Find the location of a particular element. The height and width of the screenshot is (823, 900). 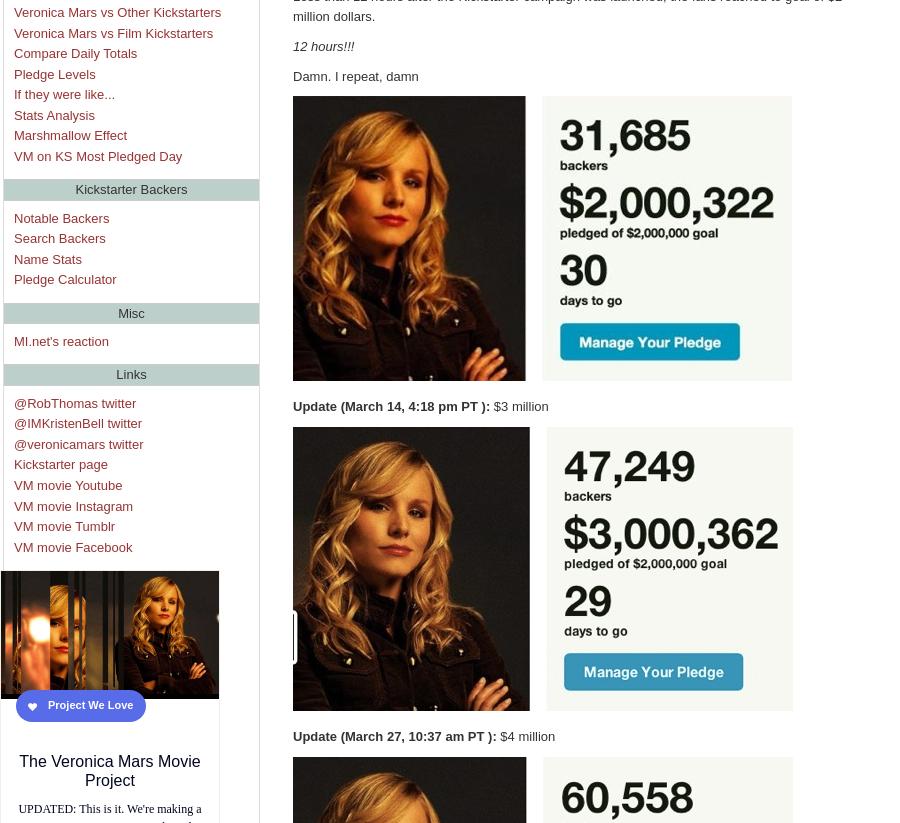

'If they were like...' is located at coordinates (63, 93).